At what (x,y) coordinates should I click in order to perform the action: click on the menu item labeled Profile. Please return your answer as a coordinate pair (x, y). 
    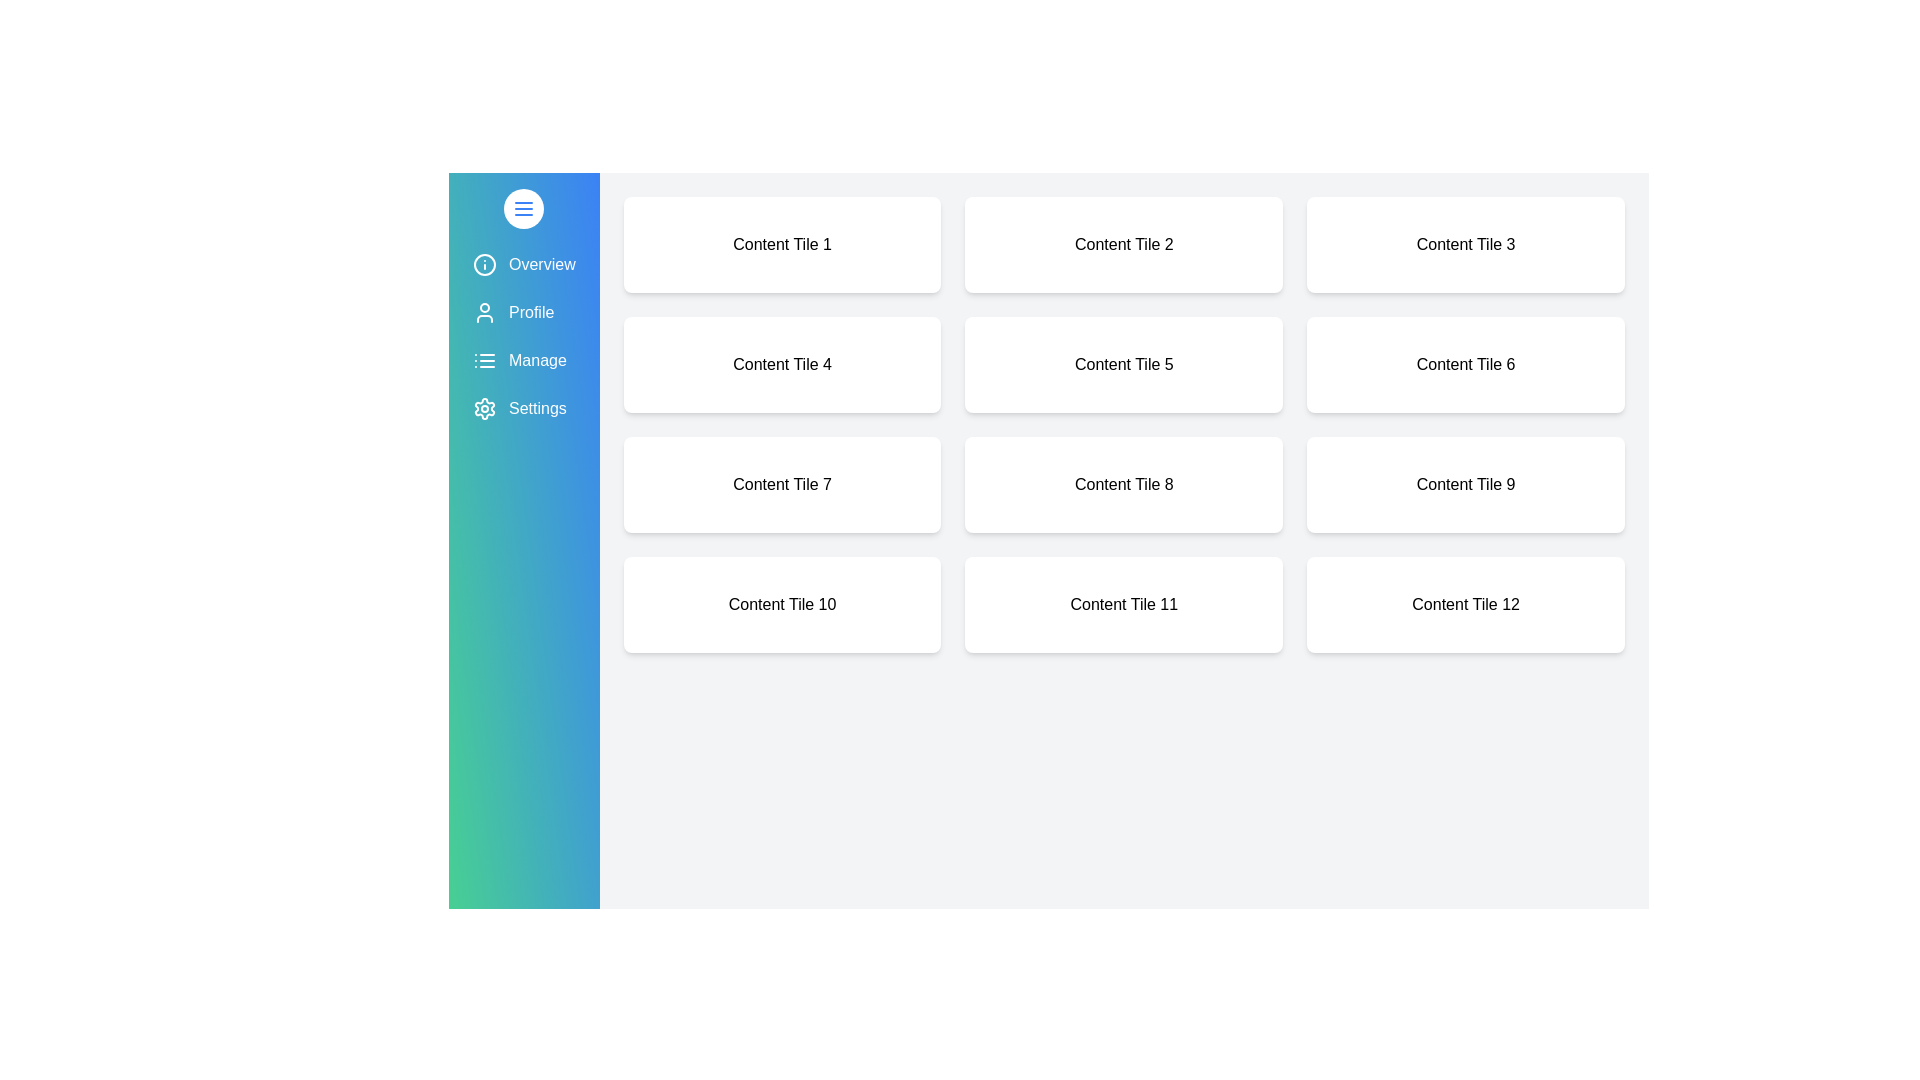
    Looking at the image, I should click on (524, 312).